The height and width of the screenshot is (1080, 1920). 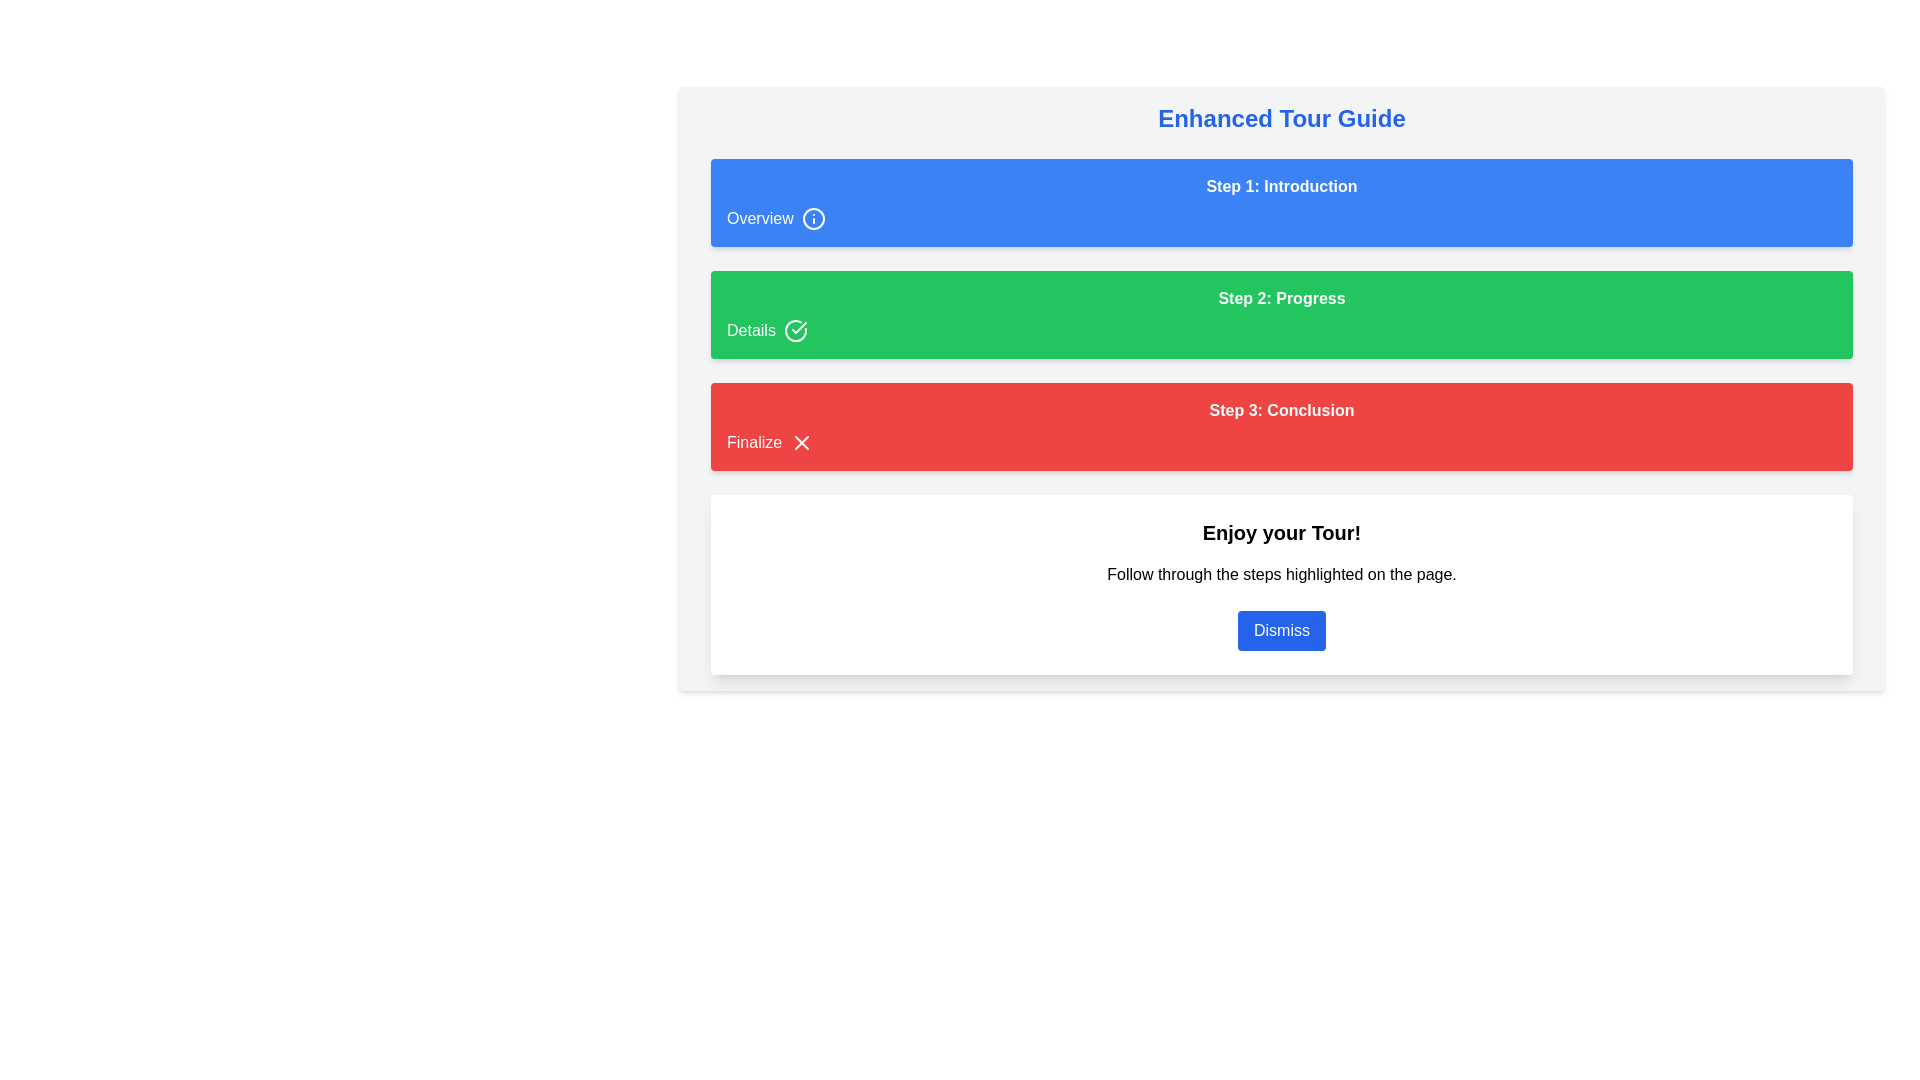 I want to click on the text label reading 'Step 1: Introduction', which is styled in bold font against a blue background and located at the top center of the interface, so click(x=1281, y=186).